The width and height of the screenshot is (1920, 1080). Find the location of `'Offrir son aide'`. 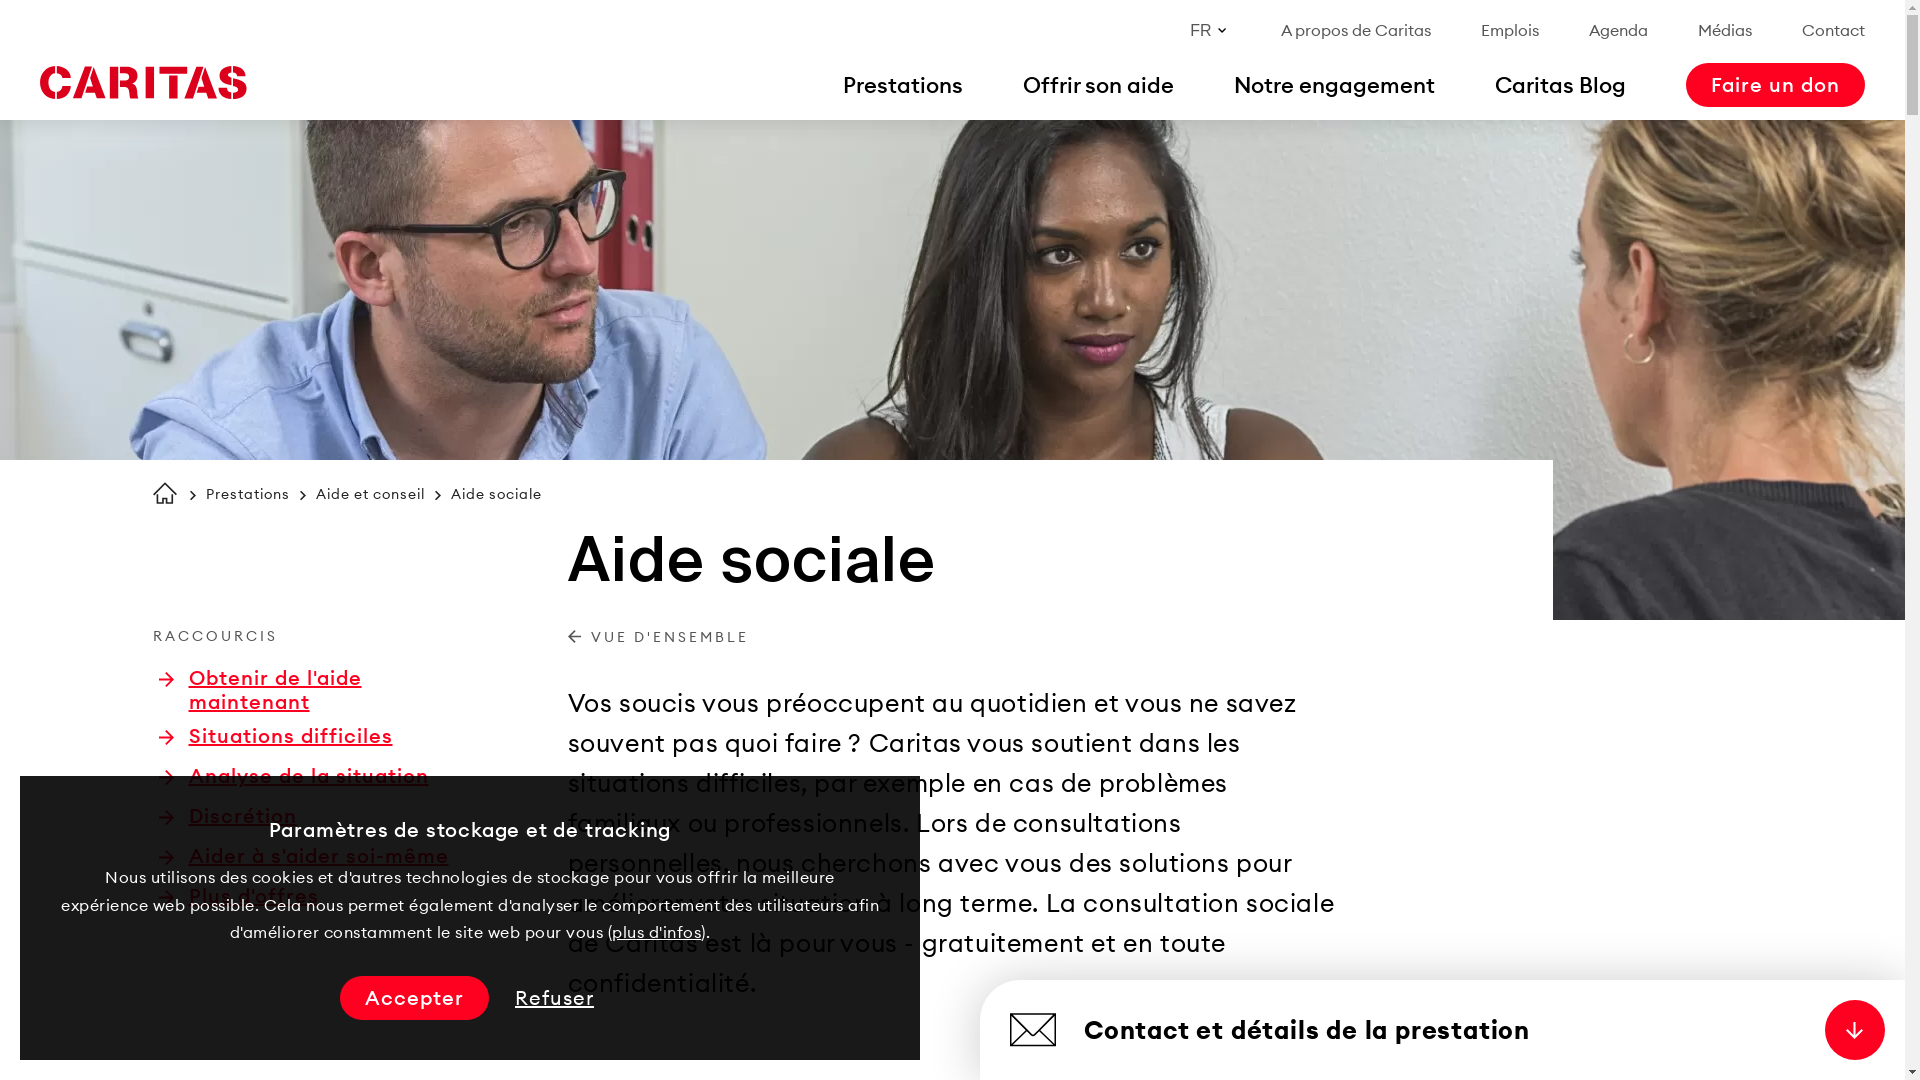

'Offrir son aide' is located at coordinates (1097, 83).